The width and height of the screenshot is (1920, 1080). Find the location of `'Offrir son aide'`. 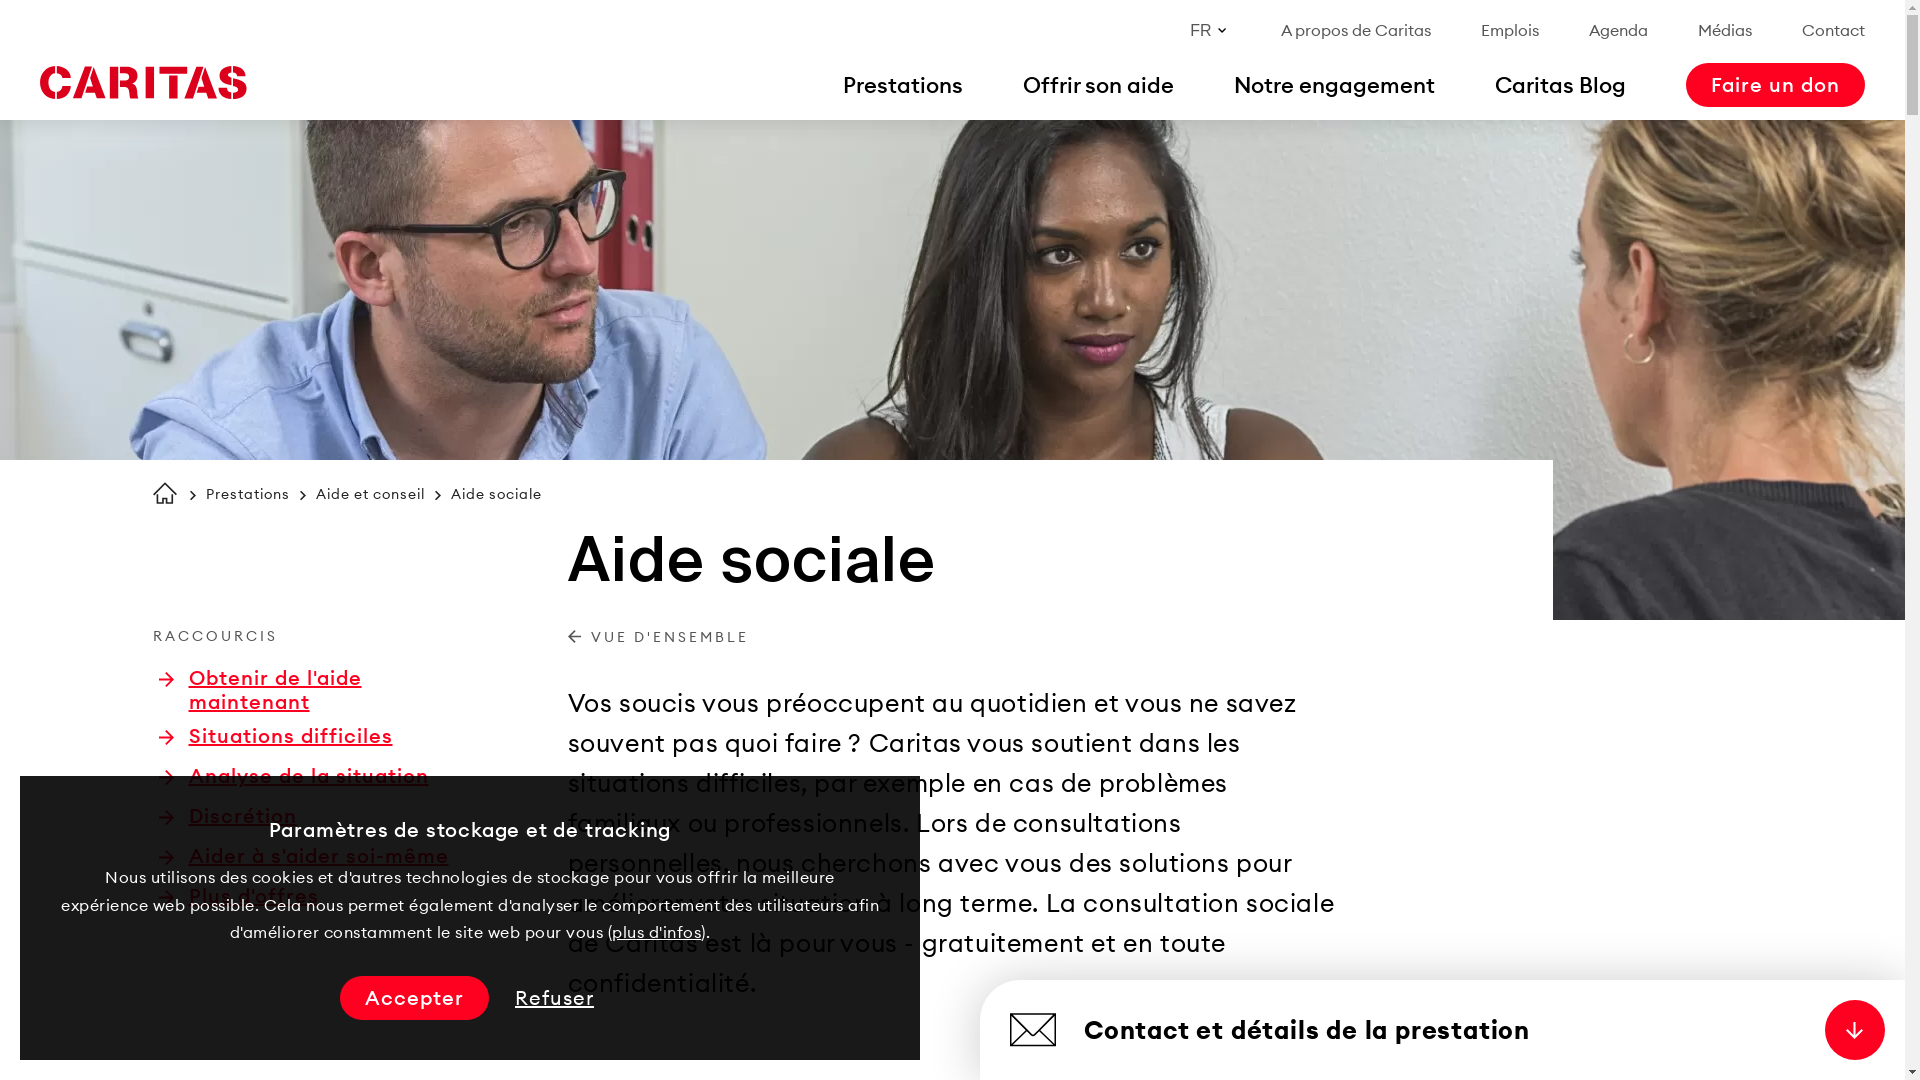

'Offrir son aide' is located at coordinates (1097, 83).